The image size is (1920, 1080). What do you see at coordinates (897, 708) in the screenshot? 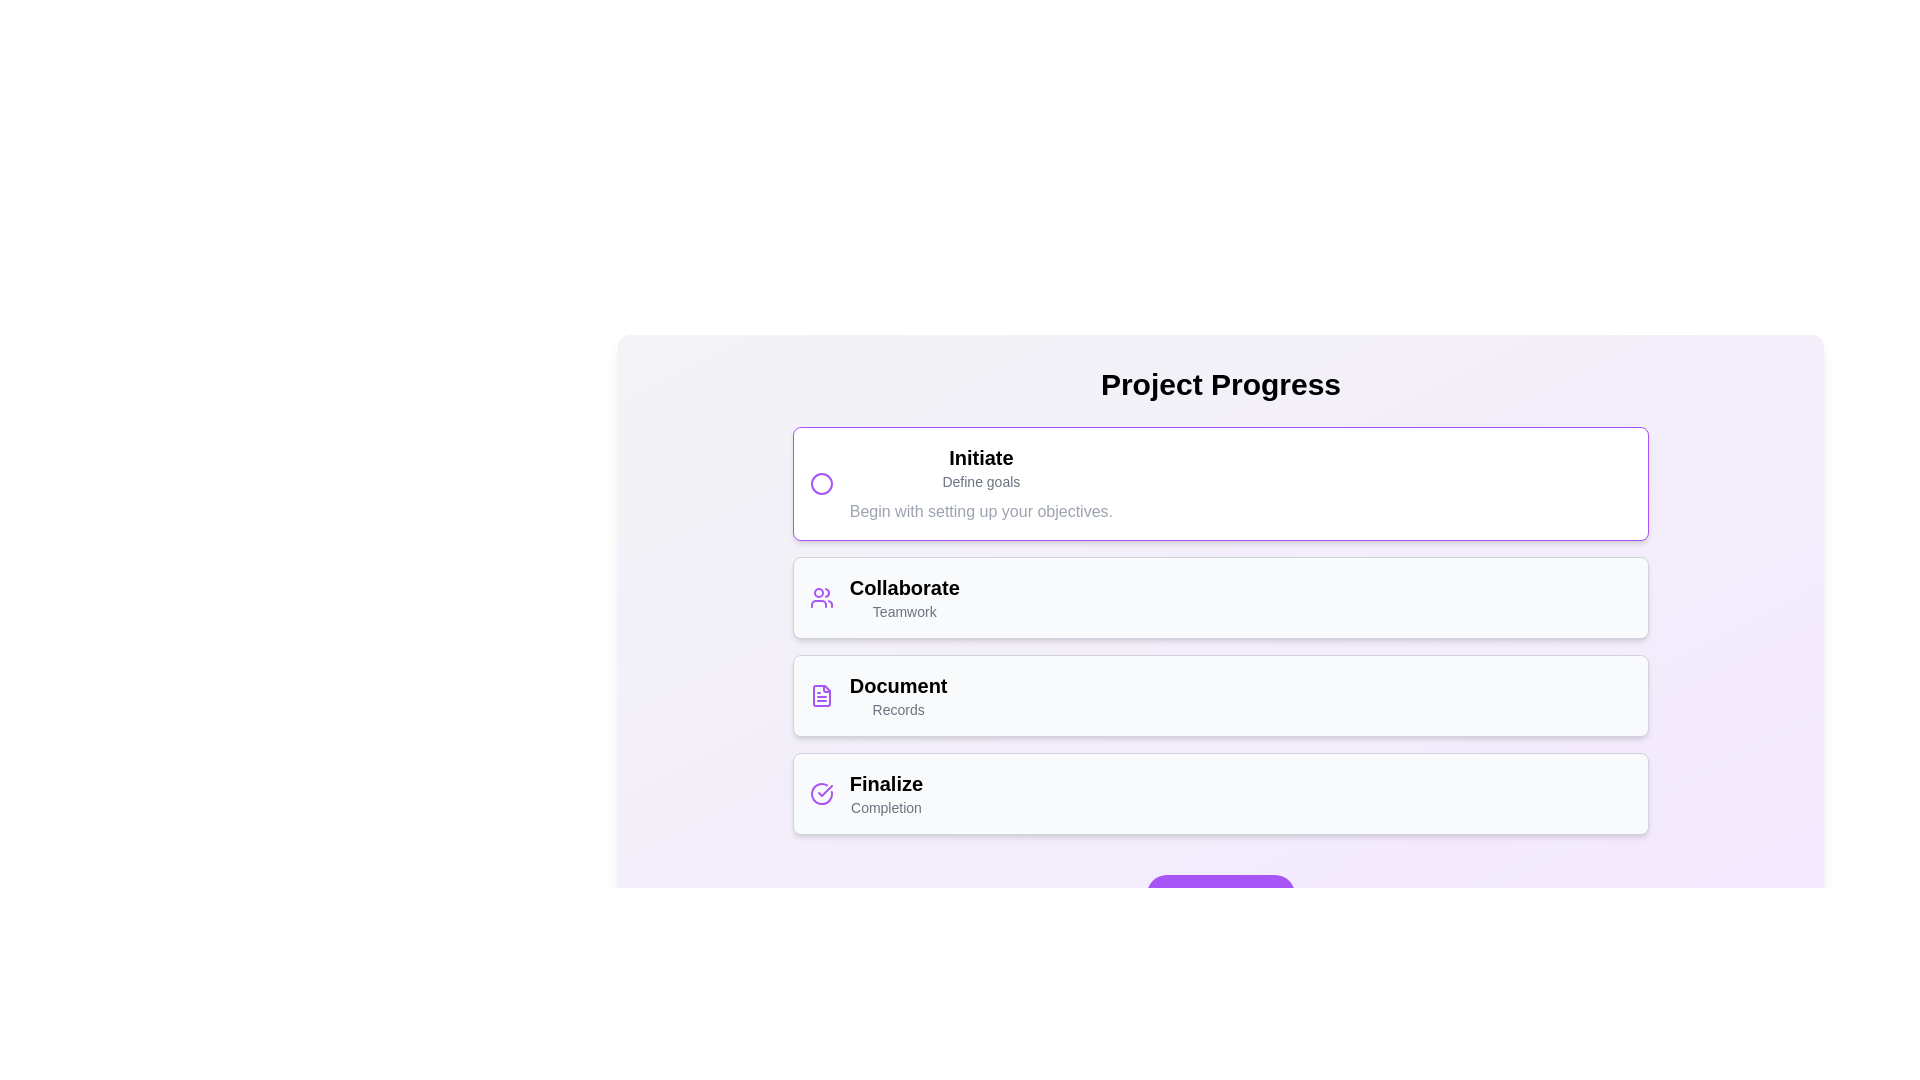
I see `text content of the descriptive label element located below the 'Document' section in the third section of a vertically stacked list` at bounding box center [897, 708].